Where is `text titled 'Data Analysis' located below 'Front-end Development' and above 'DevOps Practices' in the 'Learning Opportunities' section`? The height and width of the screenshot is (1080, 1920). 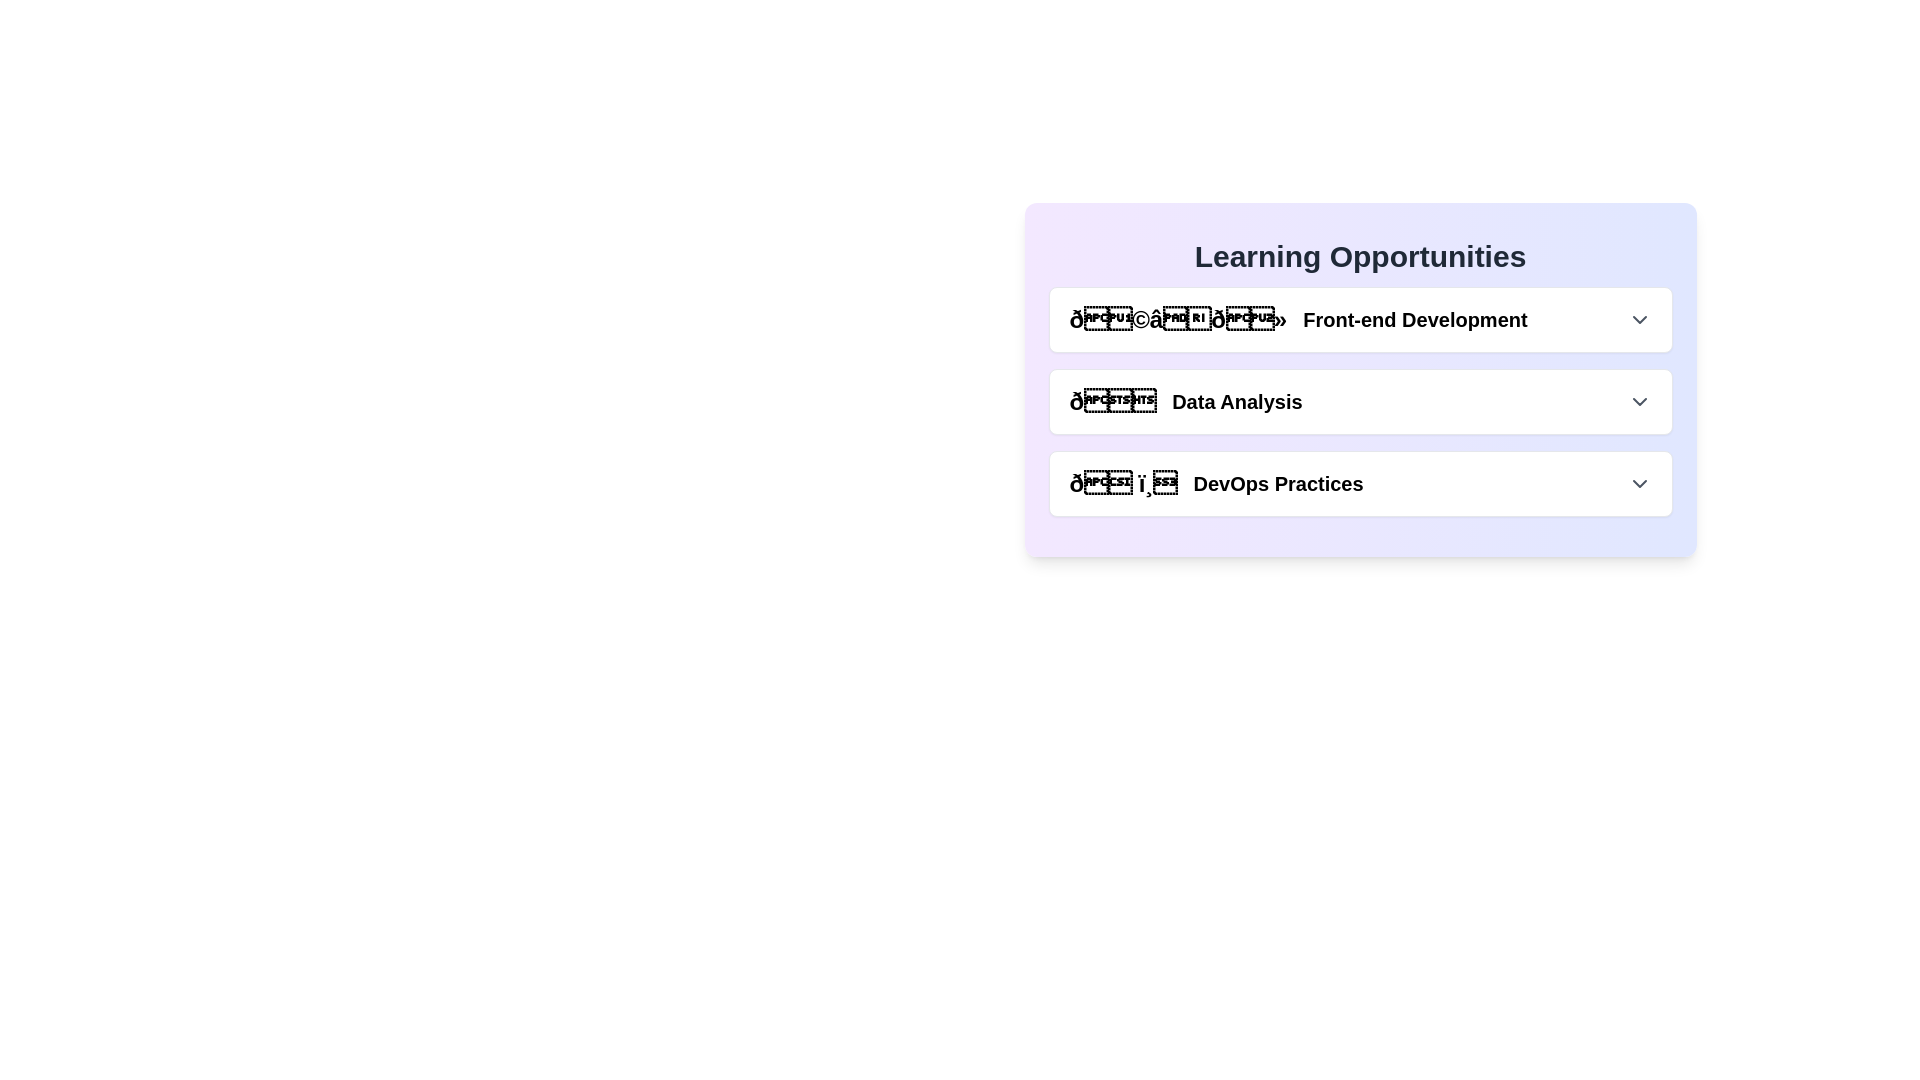 text titled 'Data Analysis' located below 'Front-end Development' and above 'DevOps Practices' in the 'Learning Opportunities' section is located at coordinates (1185, 401).